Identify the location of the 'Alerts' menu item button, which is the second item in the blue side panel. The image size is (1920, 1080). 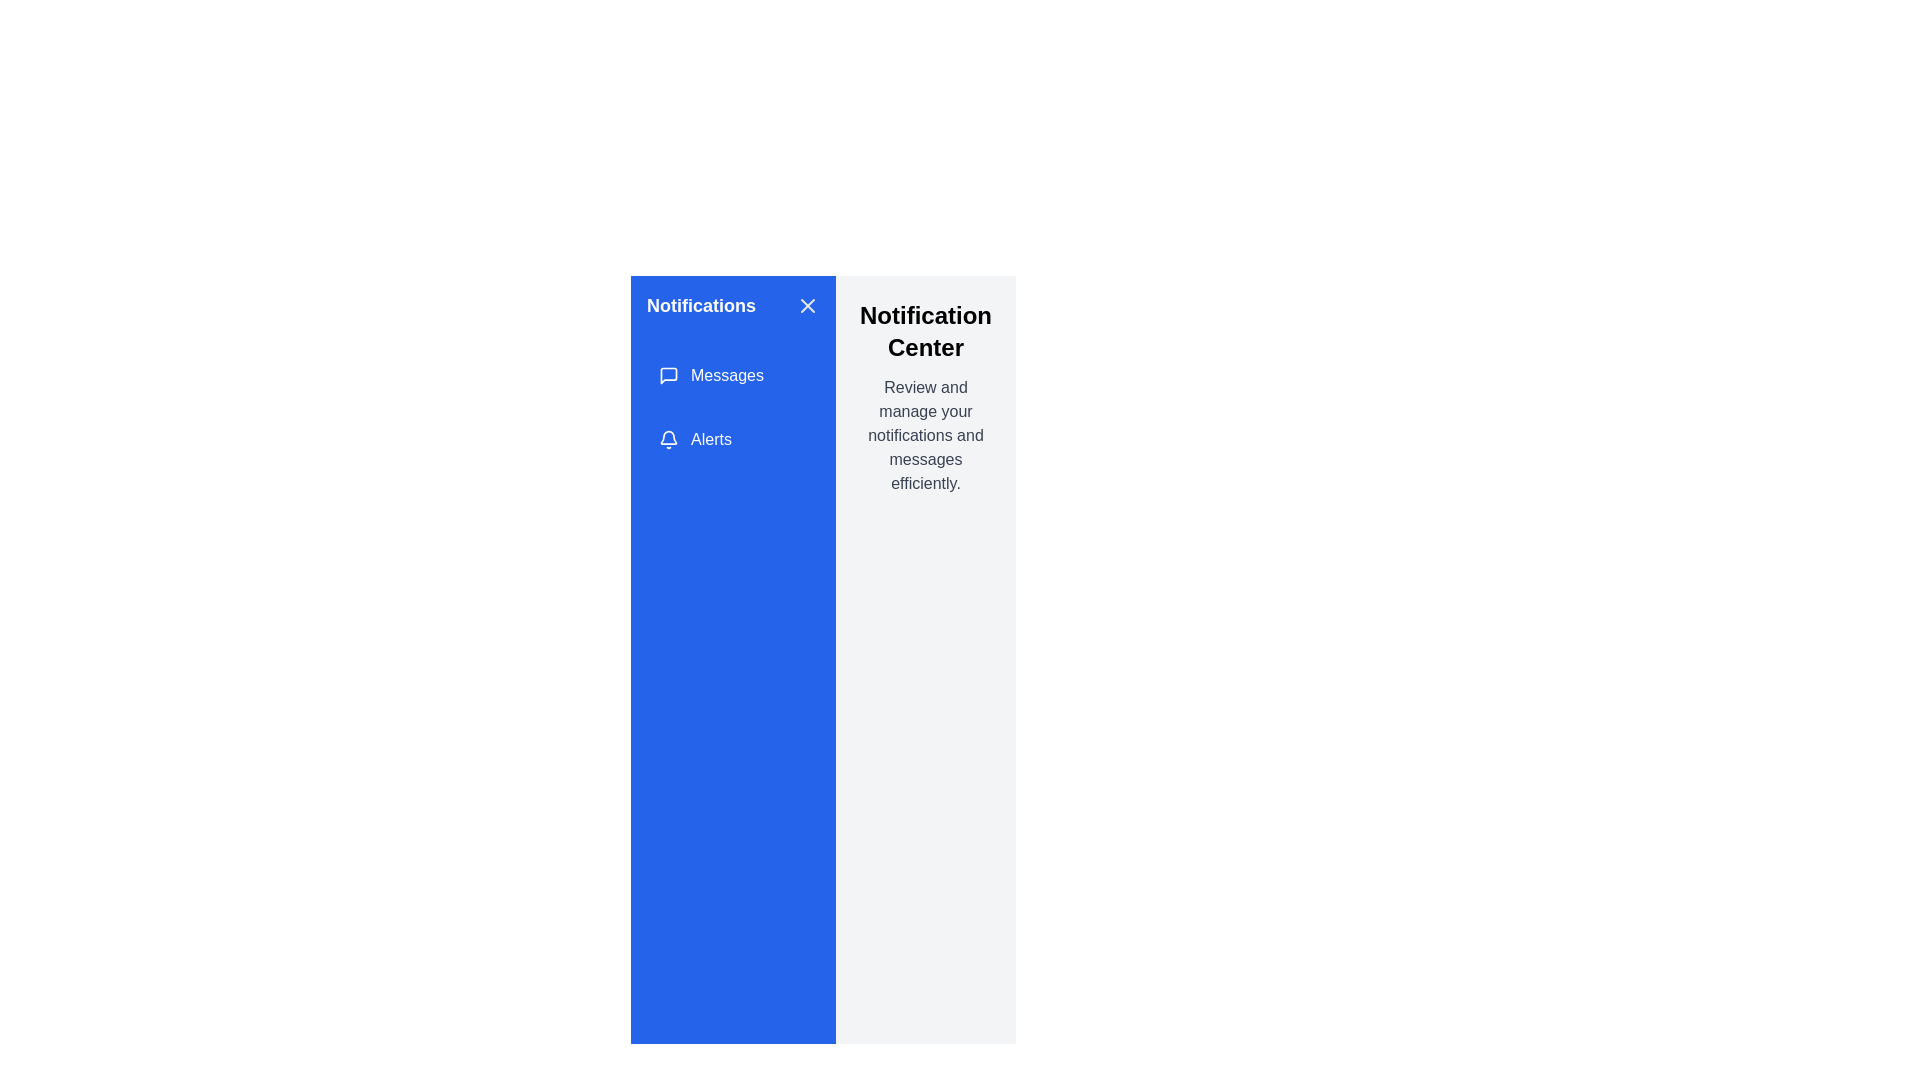
(732, 438).